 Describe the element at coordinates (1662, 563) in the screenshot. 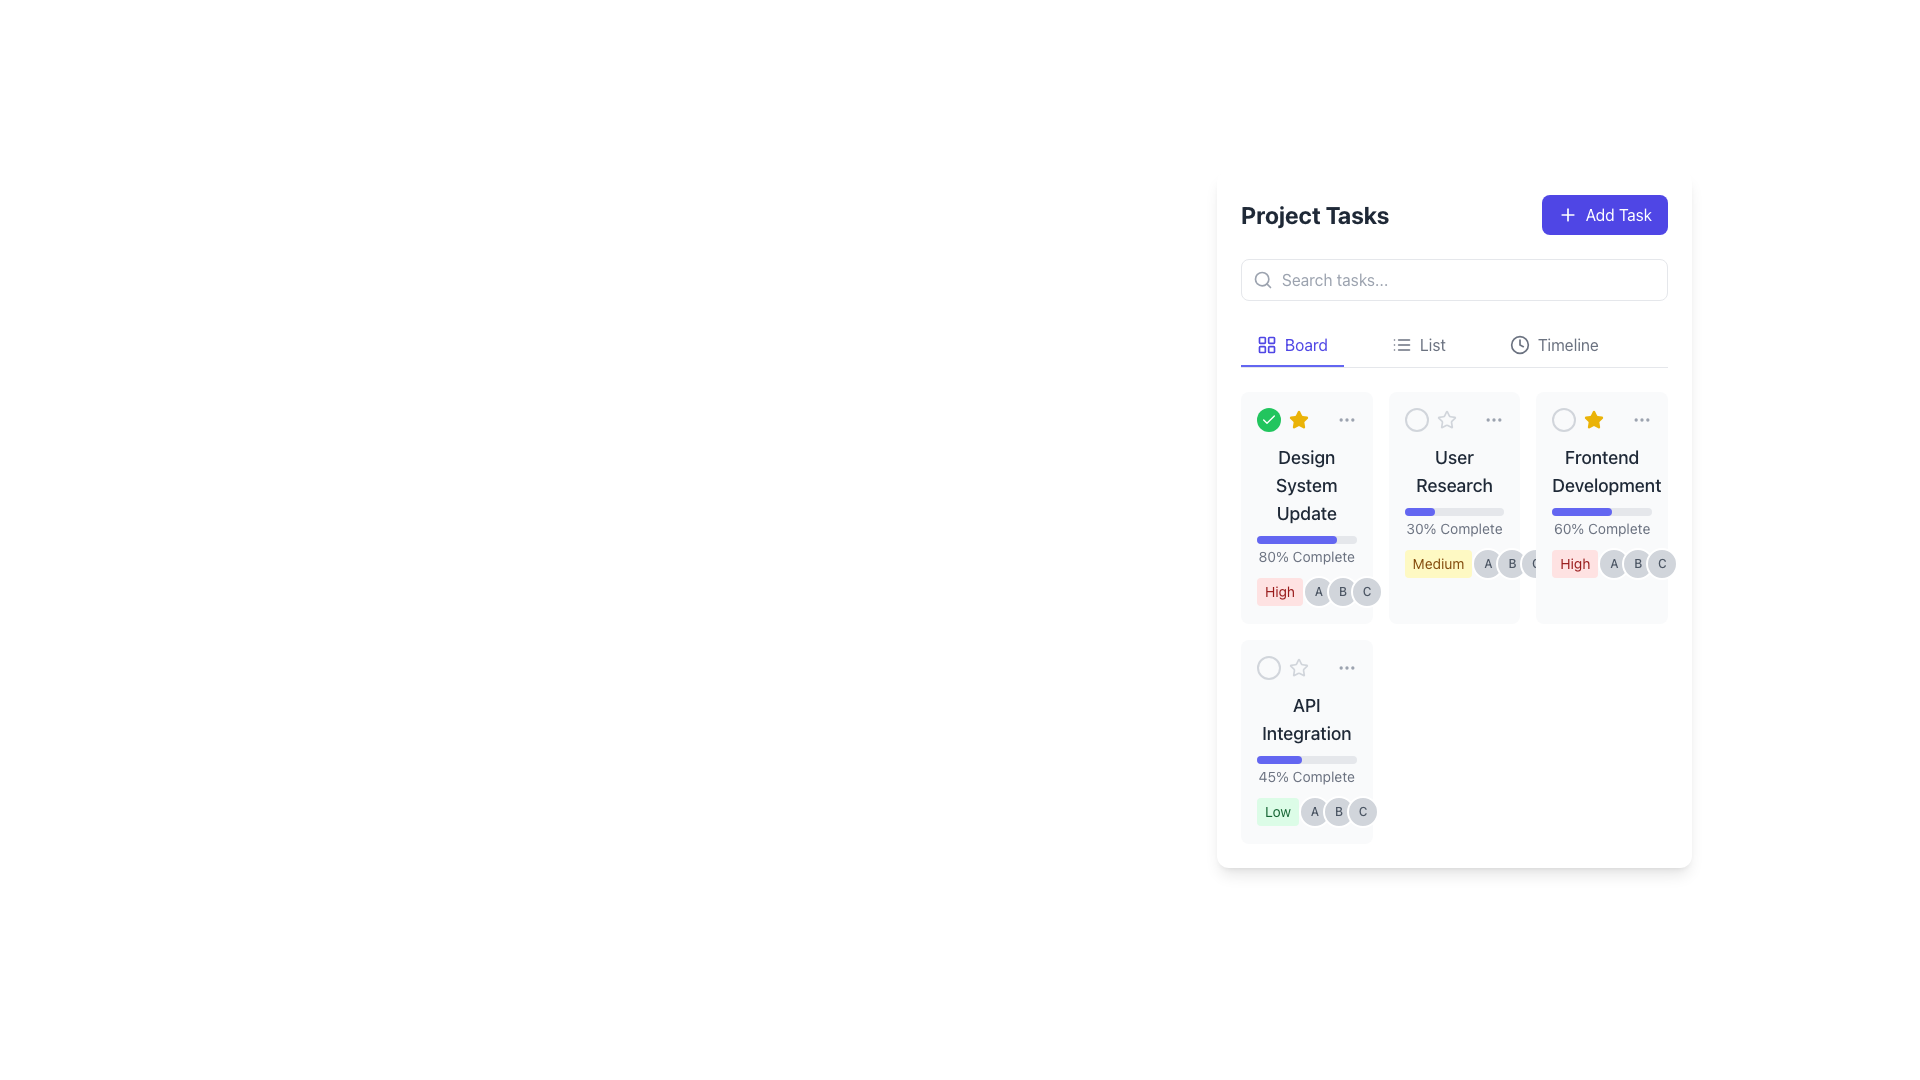

I see `the information represented by the circular Avatar or Badge labeled 'C', which has a light gray background, a white border, and is positioned as the third circle from the left under the 'Project Tasks' section` at that location.